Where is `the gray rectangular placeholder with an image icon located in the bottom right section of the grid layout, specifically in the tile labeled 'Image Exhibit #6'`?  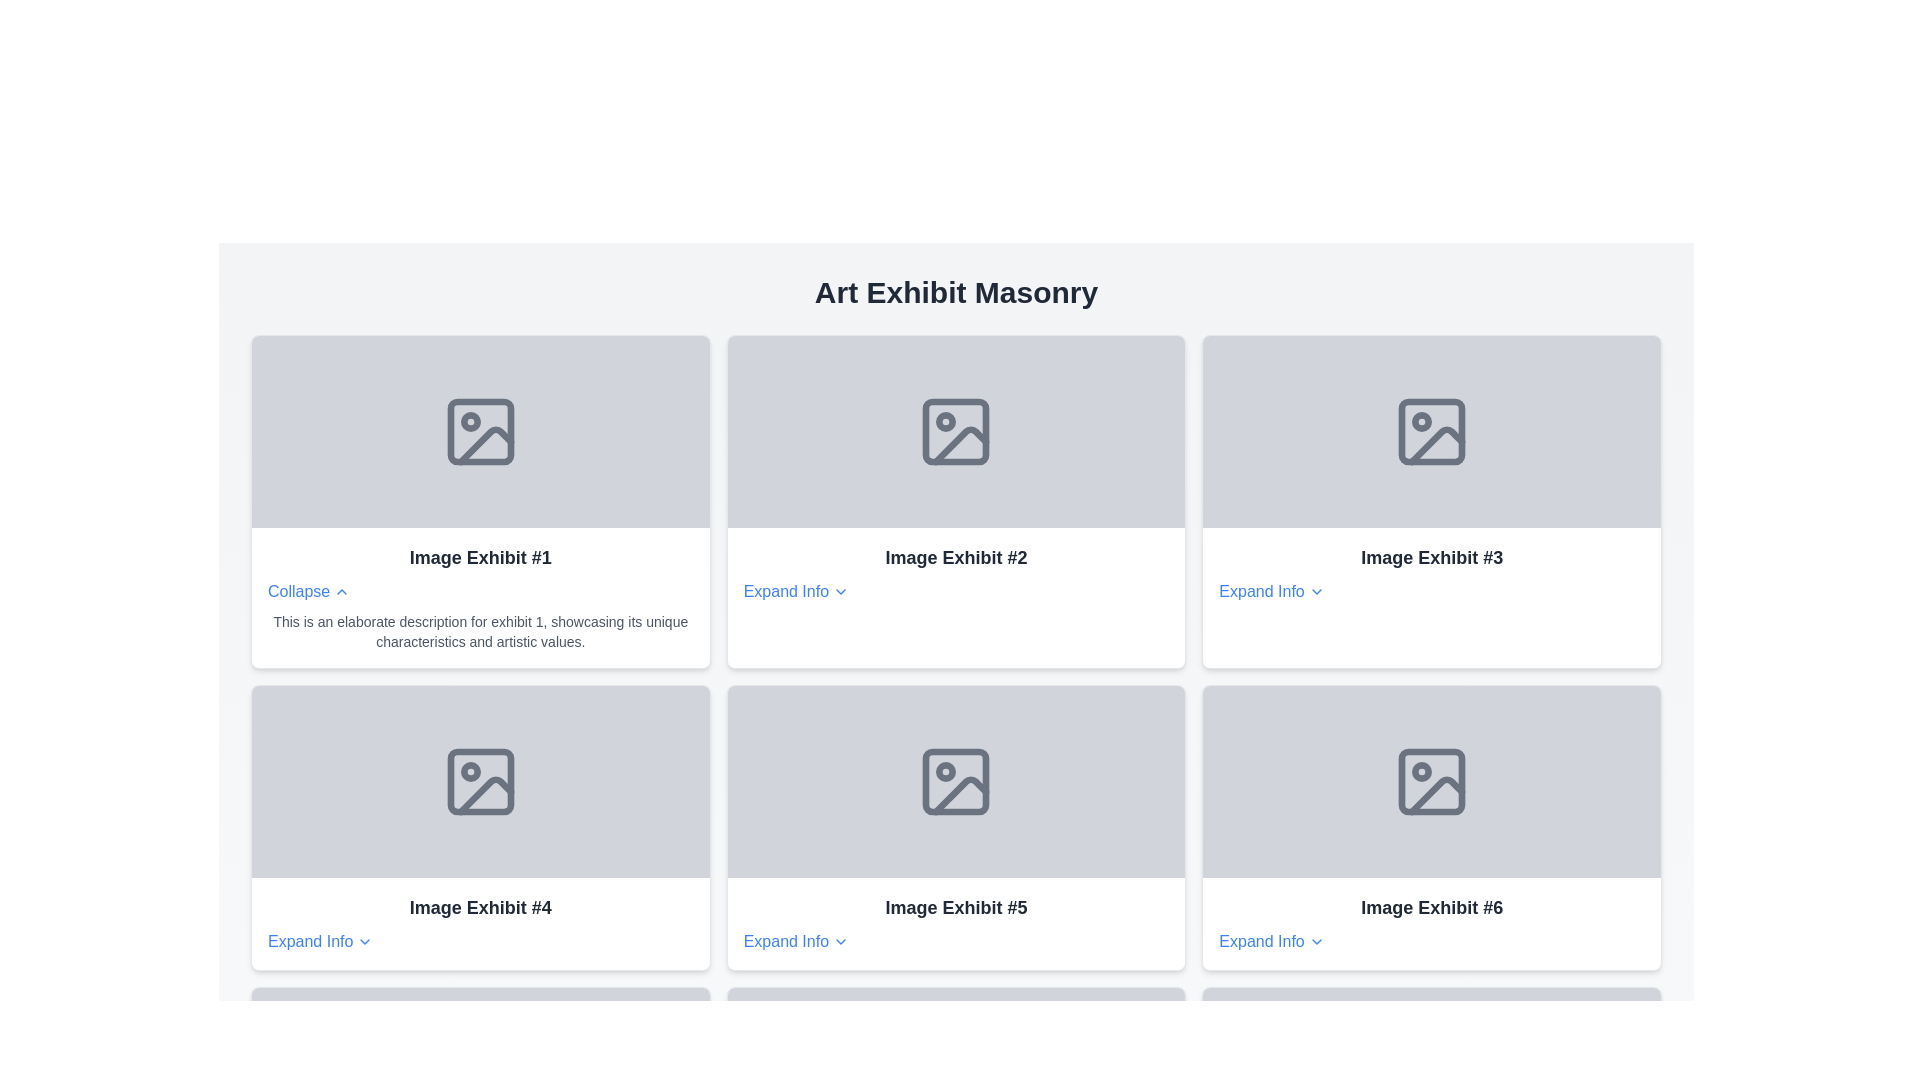
the gray rectangular placeholder with an image icon located in the bottom right section of the grid layout, specifically in the tile labeled 'Image Exhibit #6' is located at coordinates (1431, 781).